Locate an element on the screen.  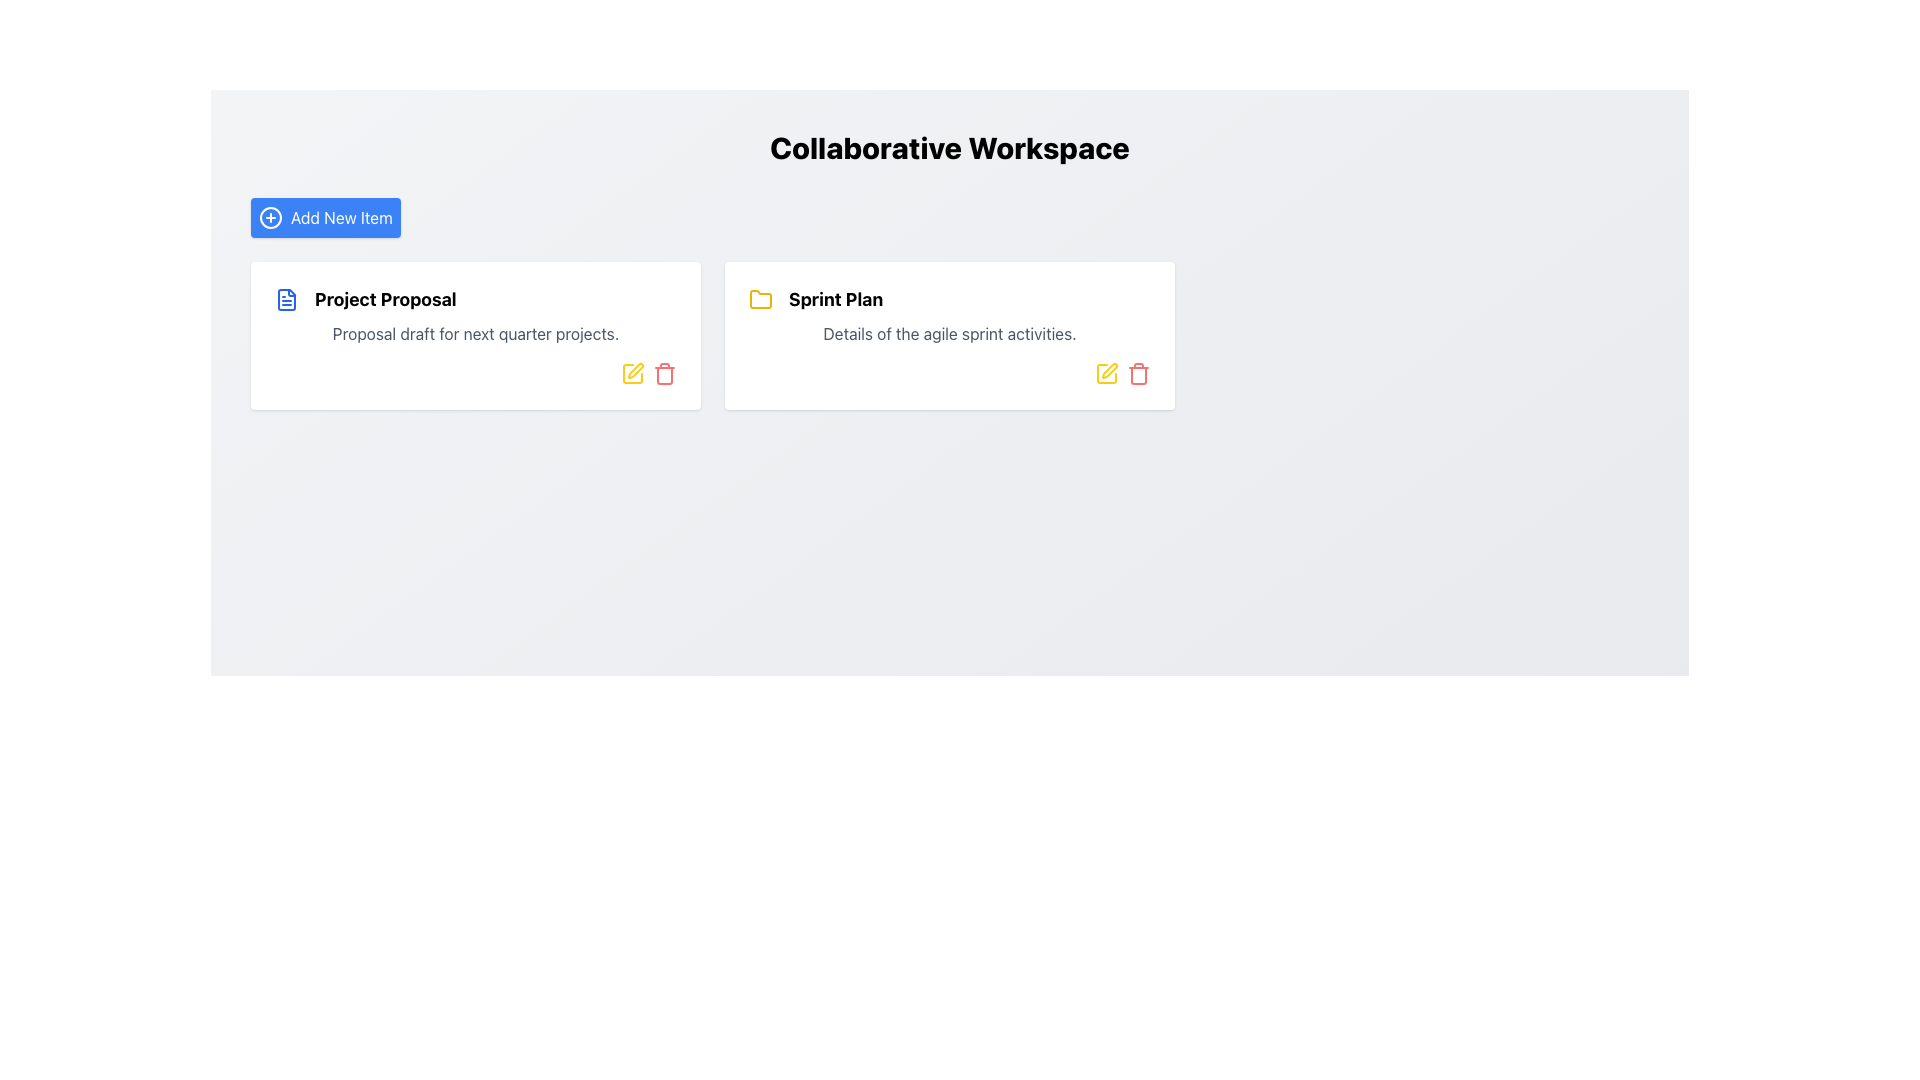
the decorative folder icon representing the 'Sprint Plan' section, located in the right card of the interface is located at coordinates (760, 299).